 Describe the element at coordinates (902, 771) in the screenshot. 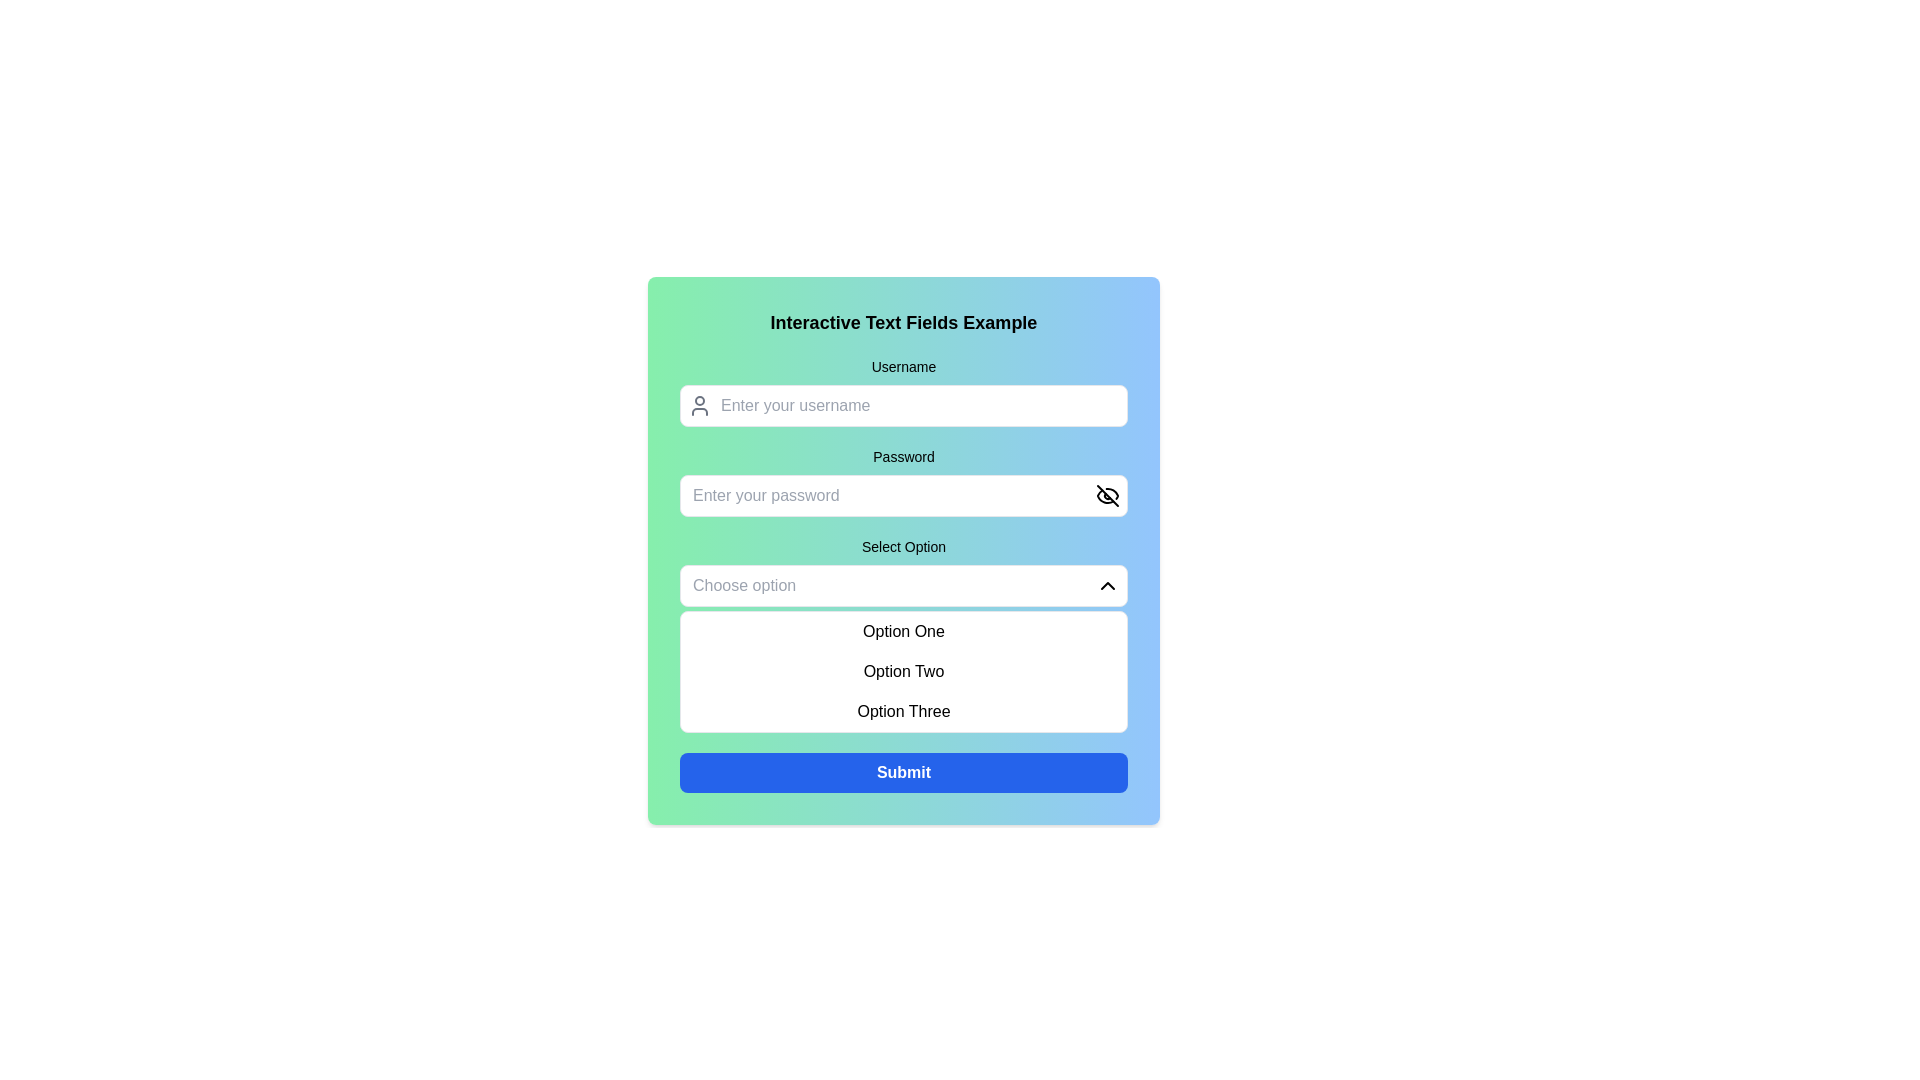

I see `the submission button for the form` at that location.